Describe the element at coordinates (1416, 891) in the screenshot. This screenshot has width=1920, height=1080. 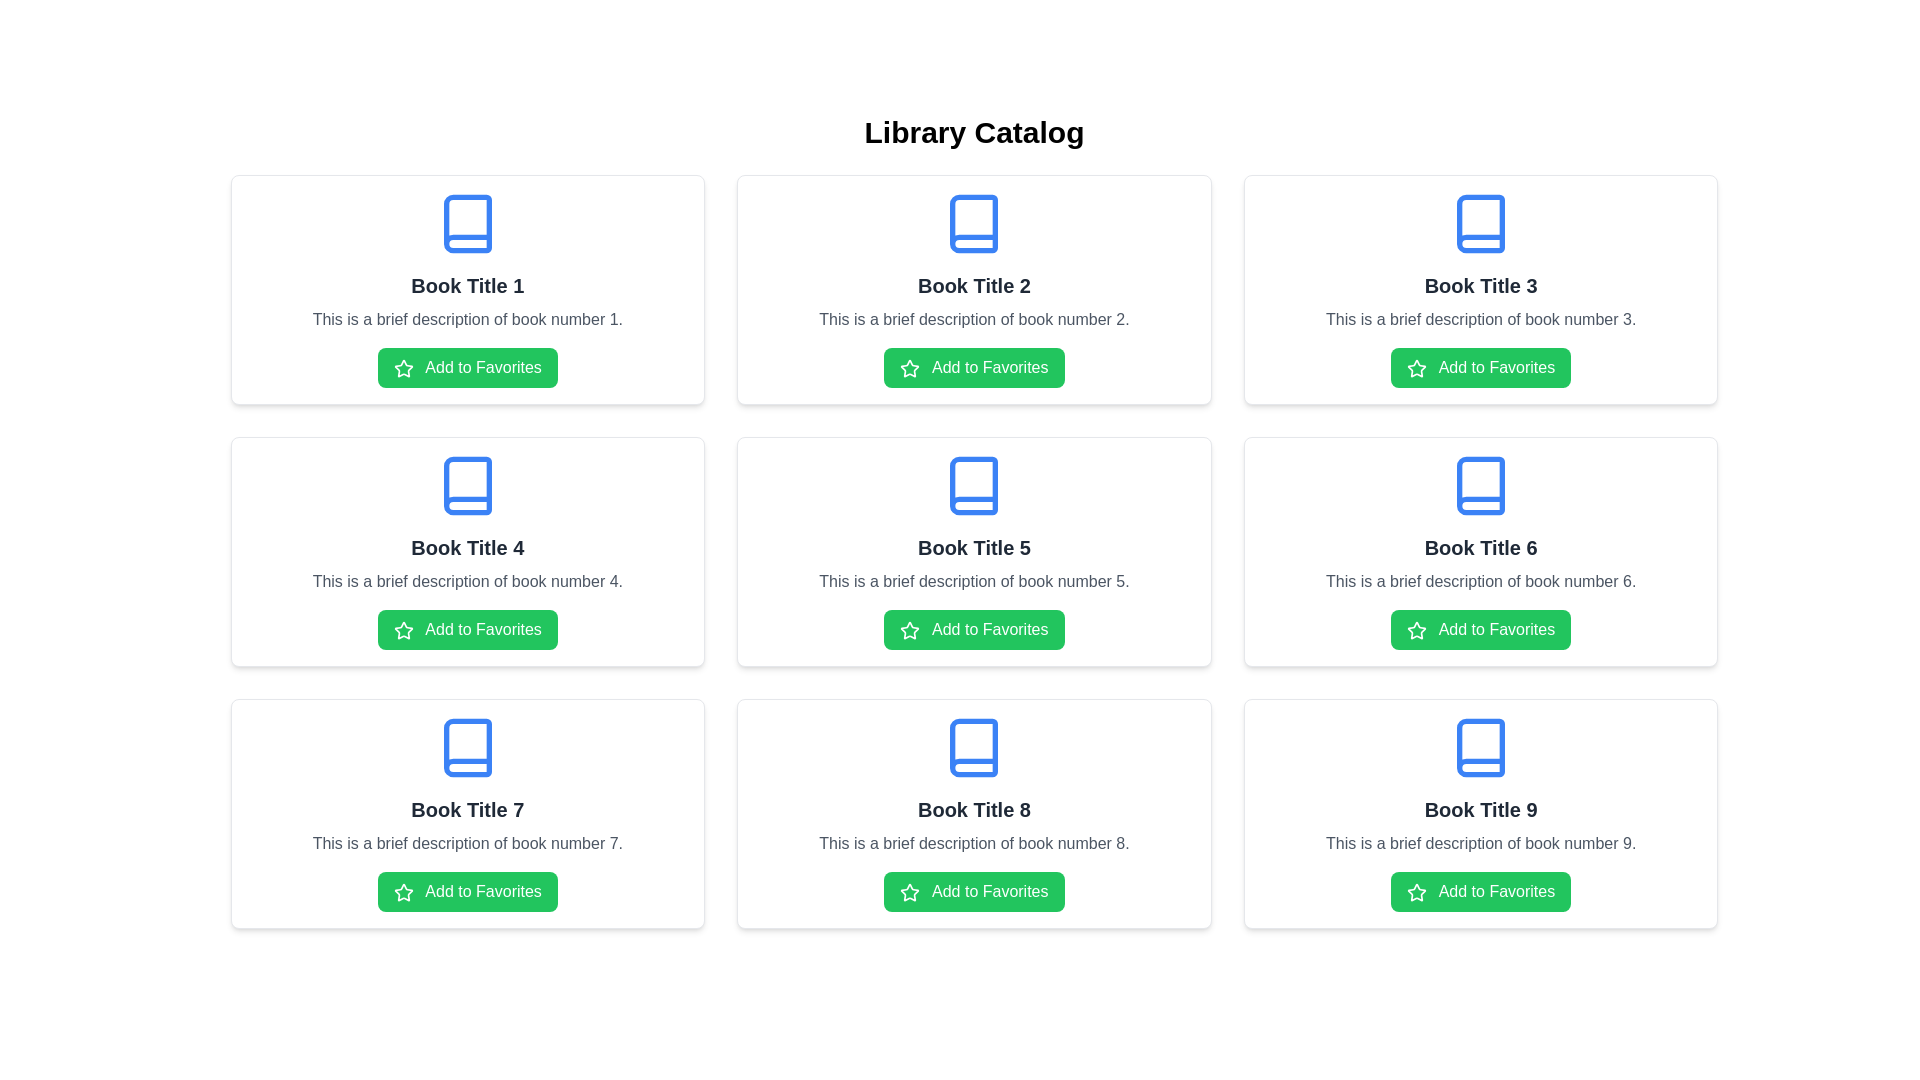
I see `the star icon with a green background, part of the 'Add to Favorites' button for 'Book Title 9', located in the bottom-right corner of the grid layout` at that location.